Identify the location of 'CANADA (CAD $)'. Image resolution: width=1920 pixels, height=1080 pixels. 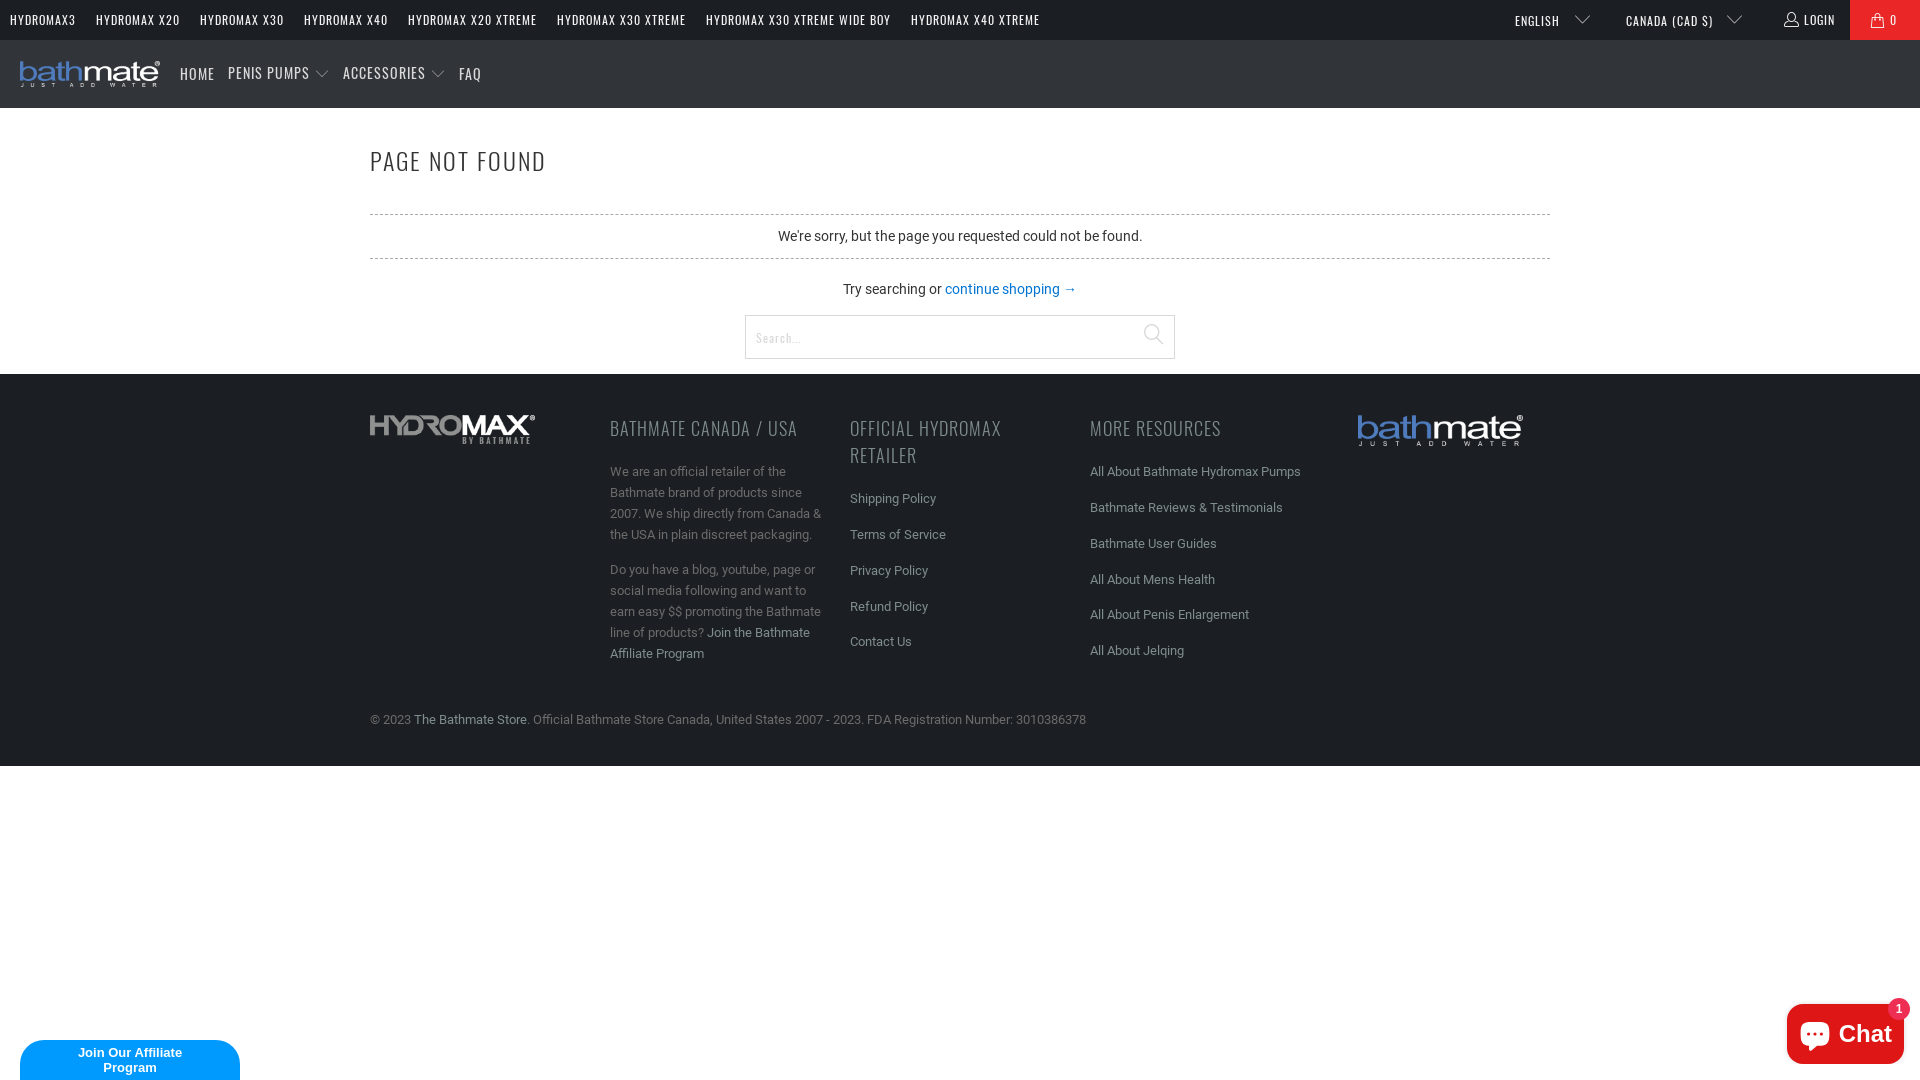
(1675, 19).